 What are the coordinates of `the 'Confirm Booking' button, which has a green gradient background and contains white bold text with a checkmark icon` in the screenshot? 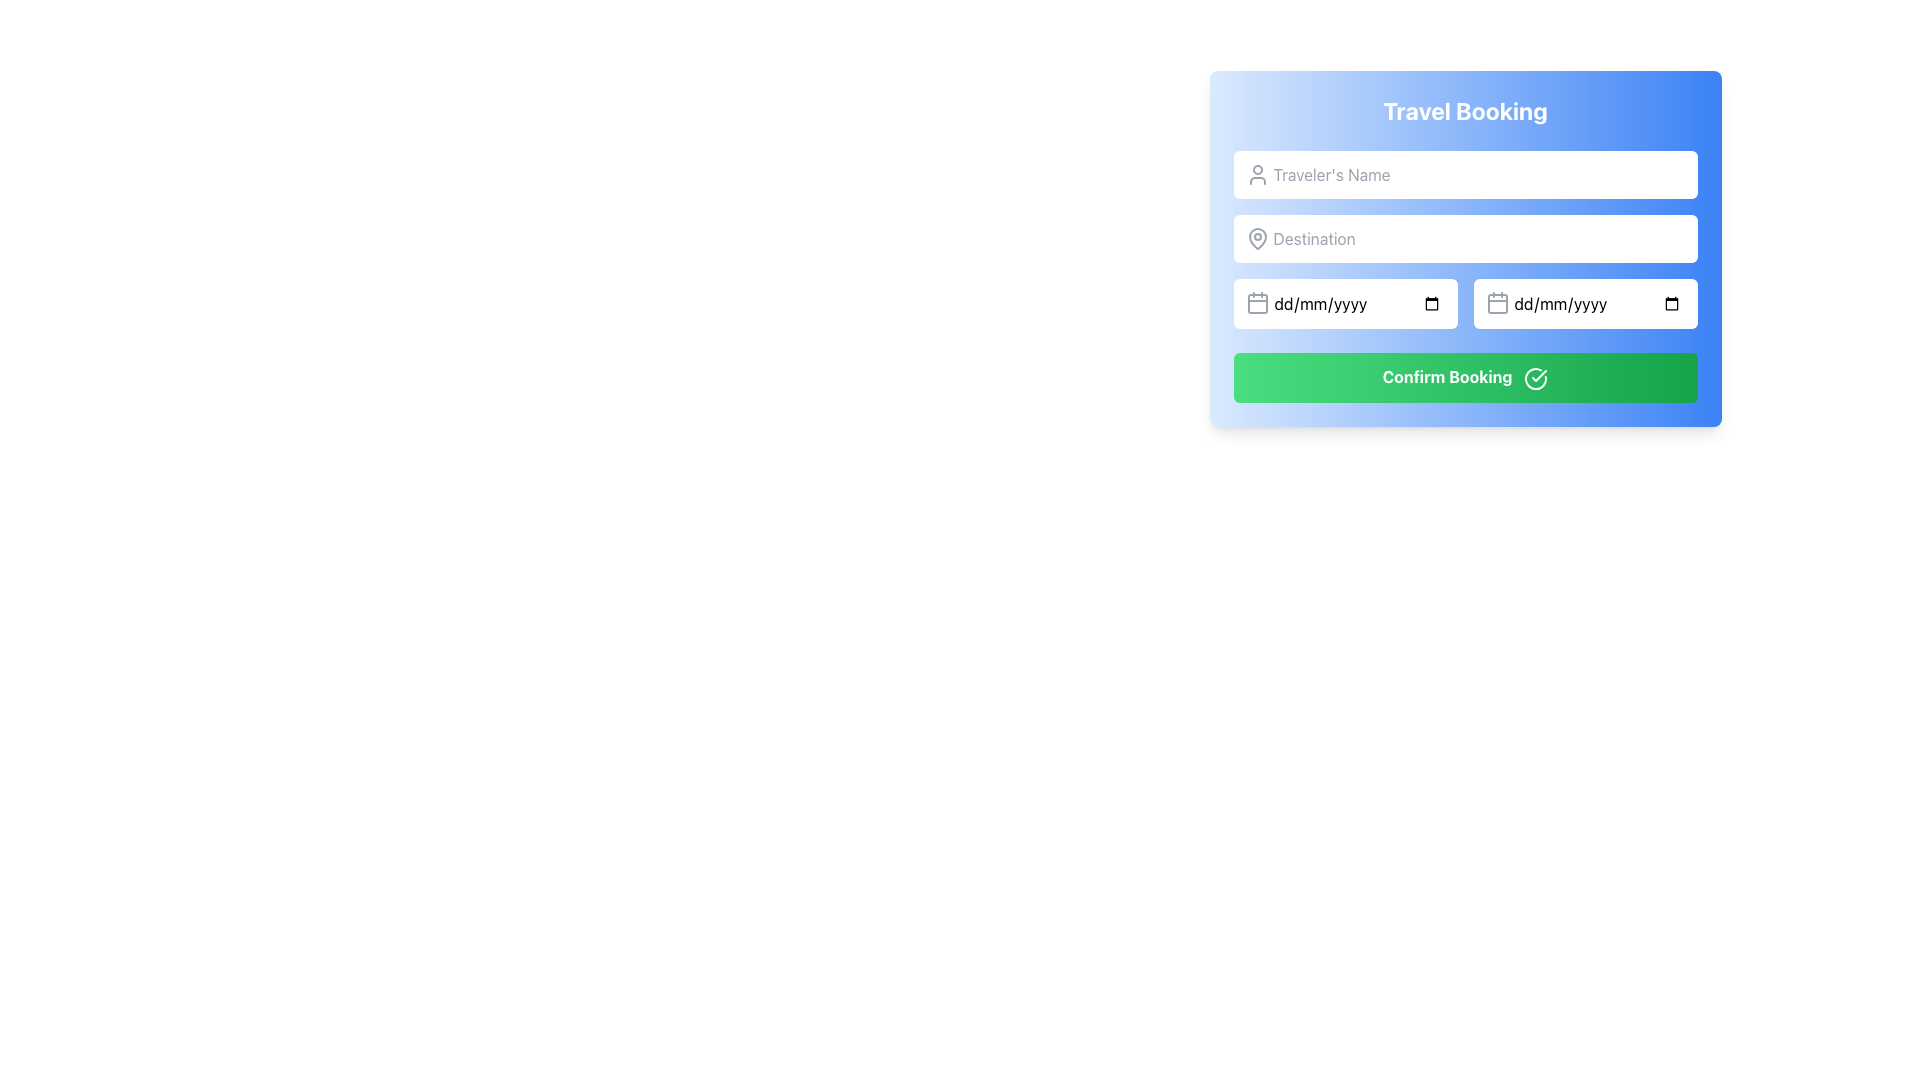 It's located at (1465, 377).